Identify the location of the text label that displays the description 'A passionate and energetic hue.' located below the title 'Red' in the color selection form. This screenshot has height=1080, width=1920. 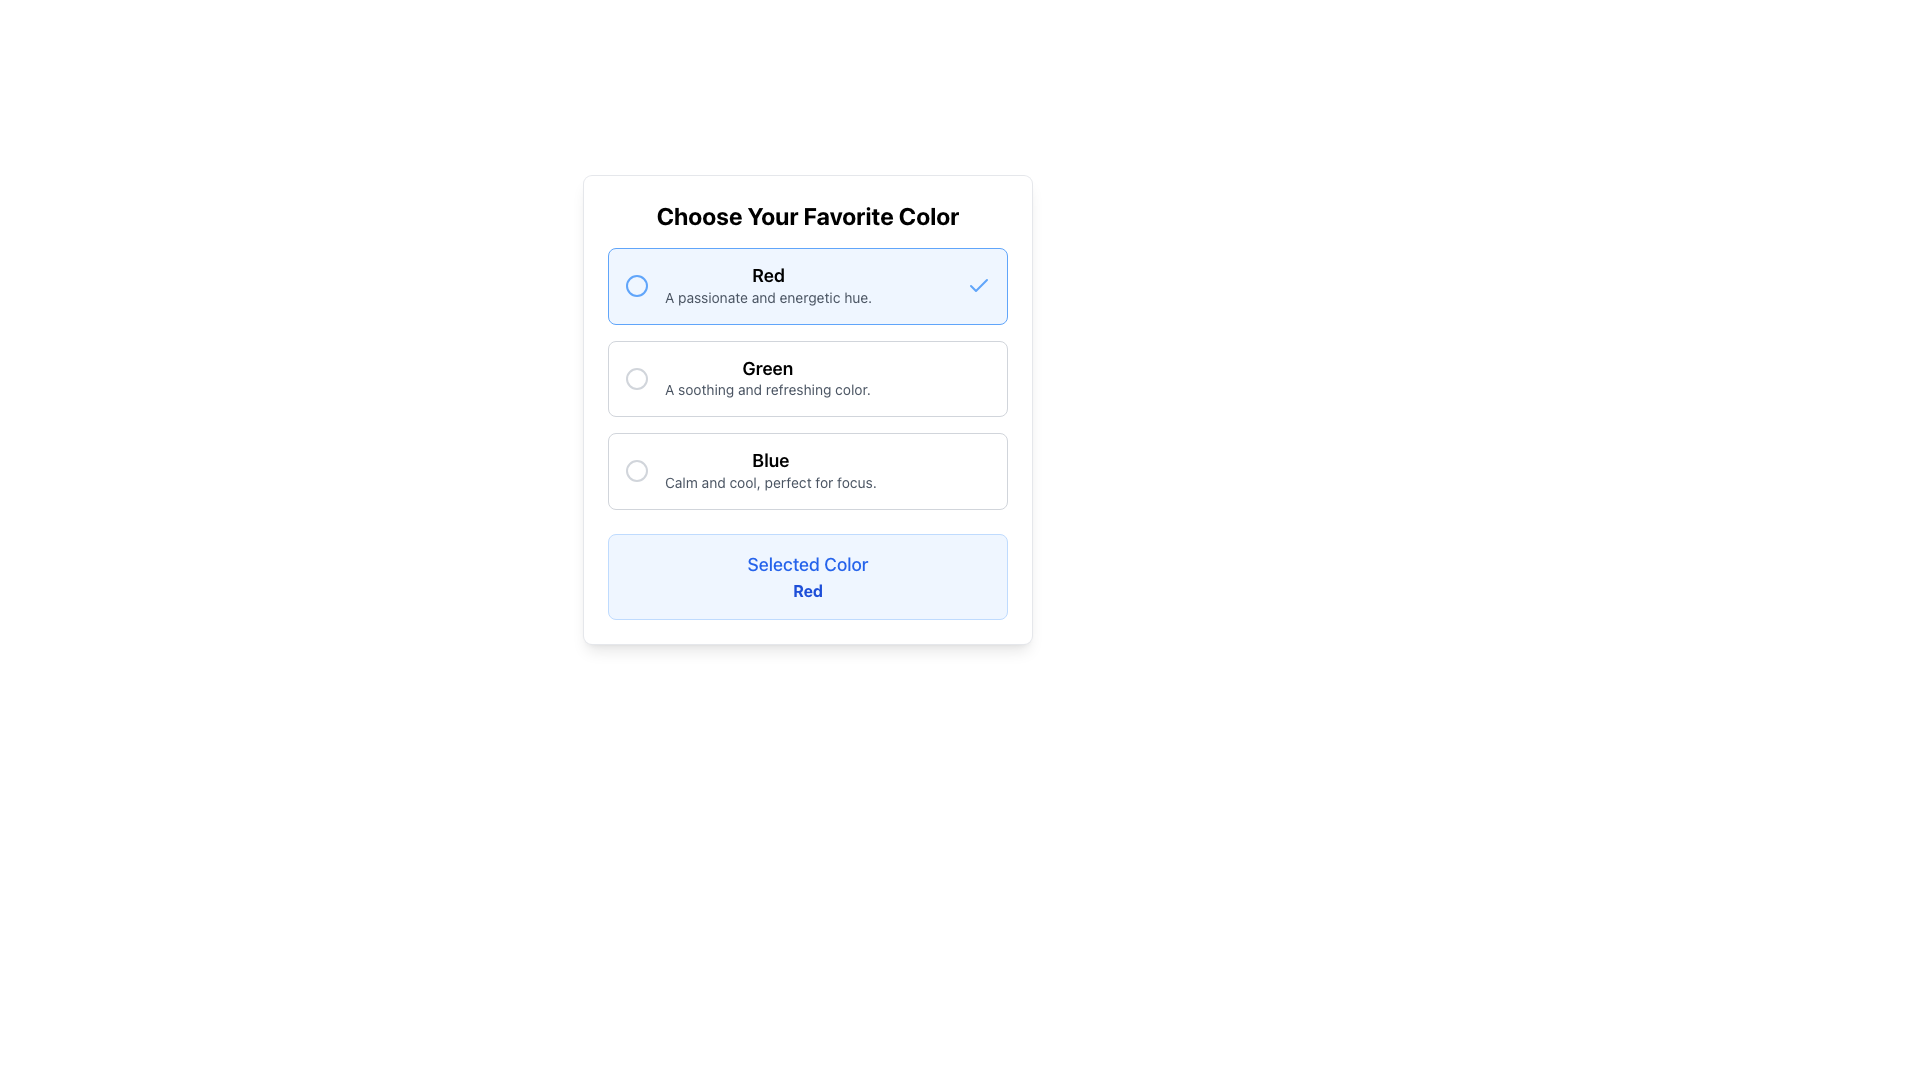
(767, 297).